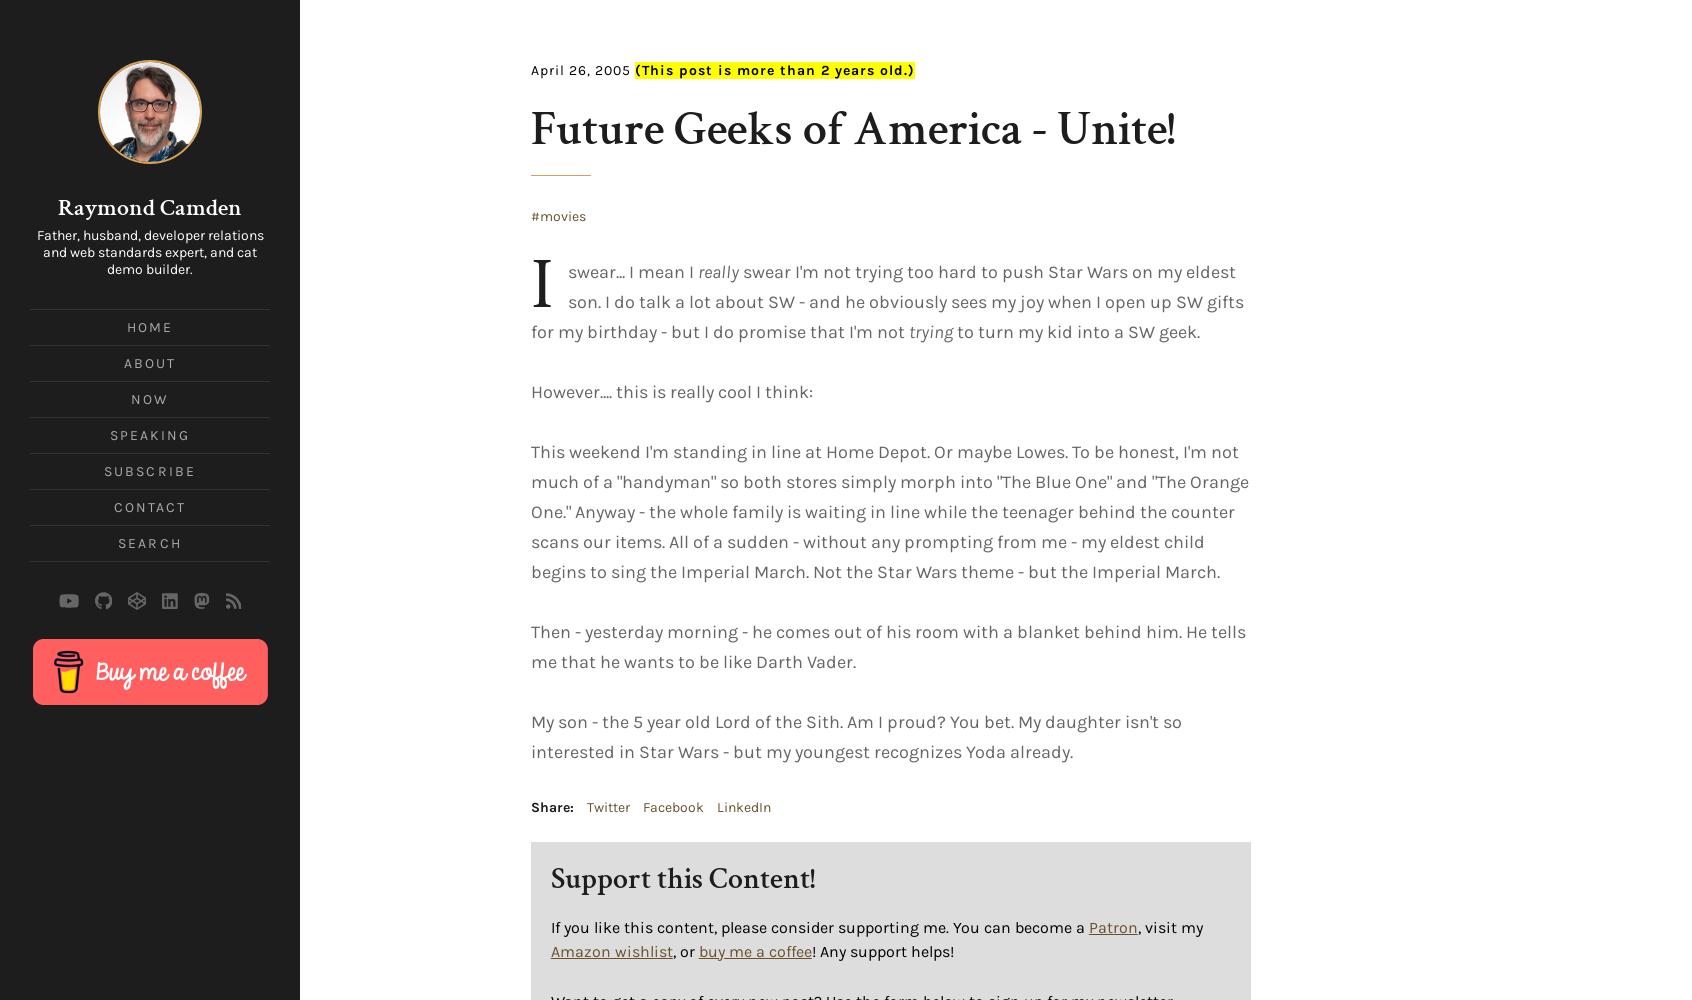 The height and width of the screenshot is (1000, 1692). I want to click on 'to turn my kid into a SW geek.', so click(1075, 331).